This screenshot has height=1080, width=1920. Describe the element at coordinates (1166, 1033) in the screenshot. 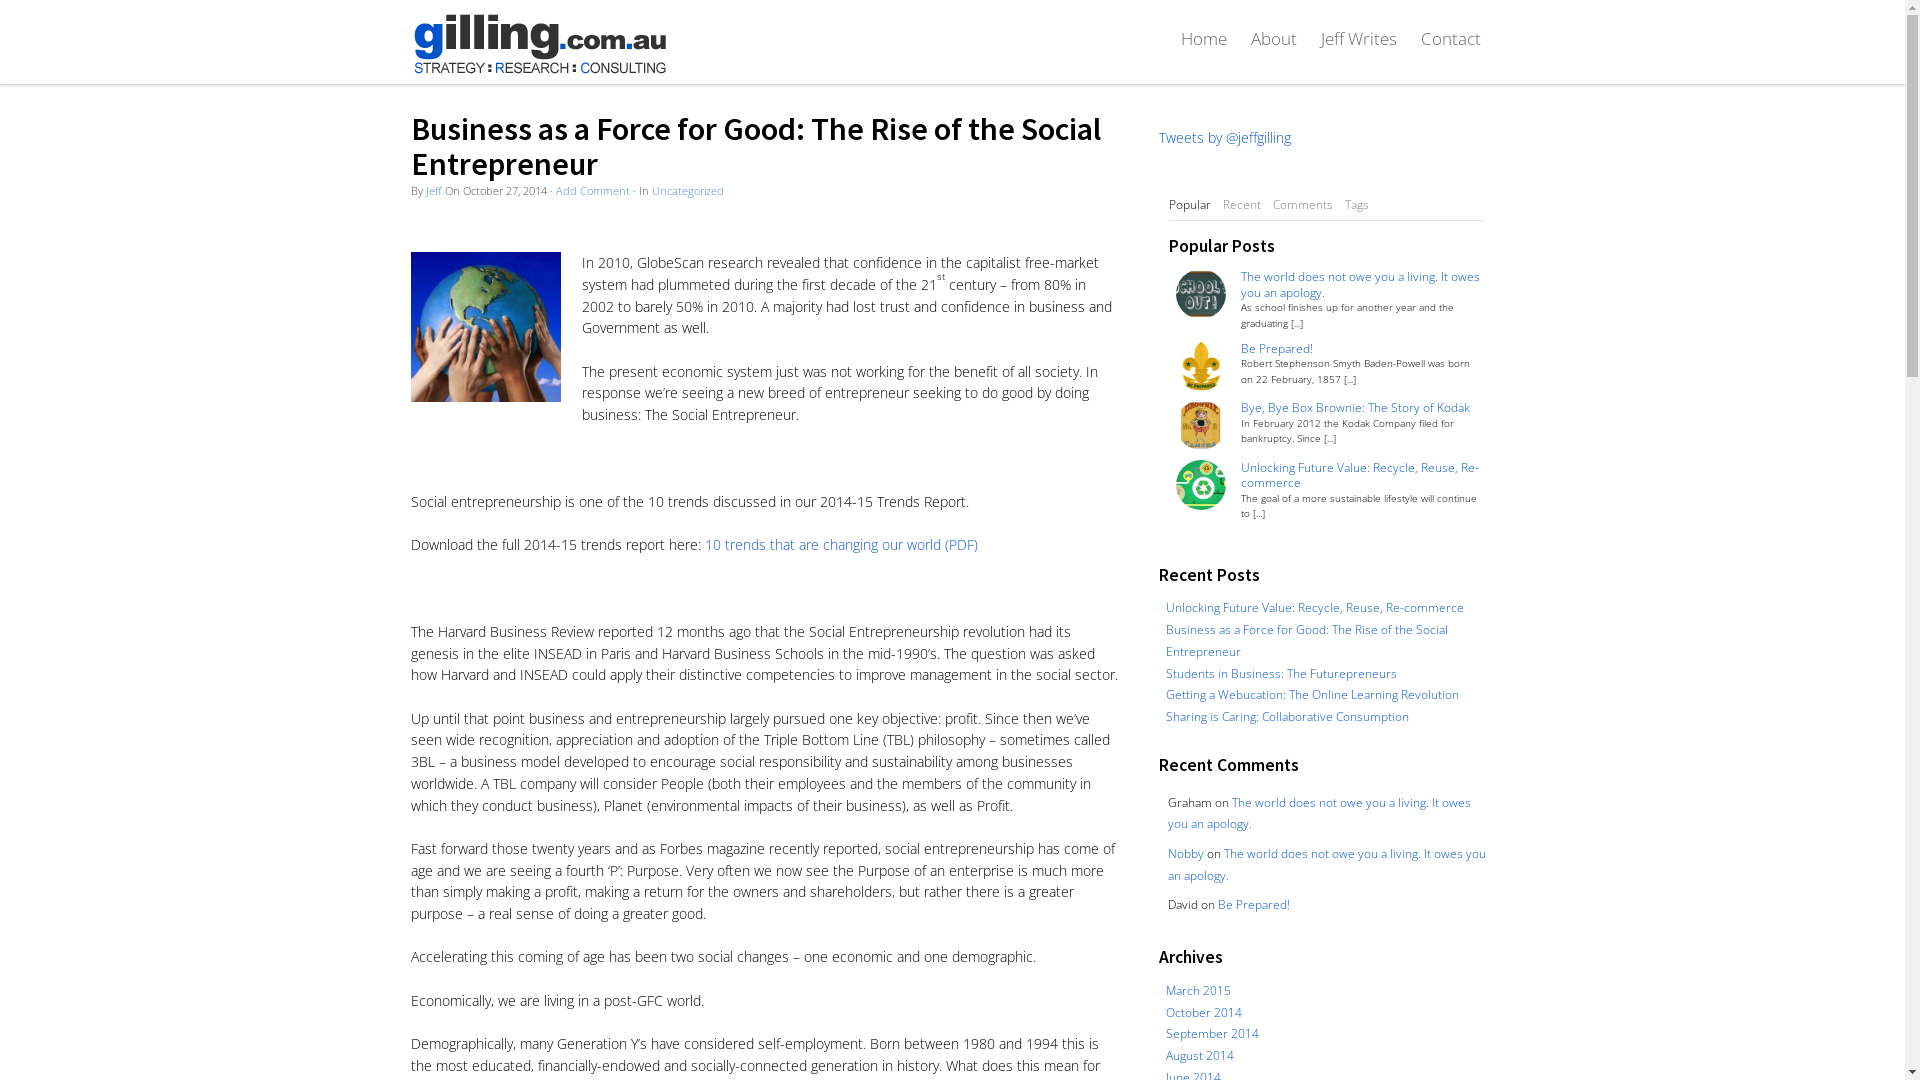

I see `'September 2014'` at that location.